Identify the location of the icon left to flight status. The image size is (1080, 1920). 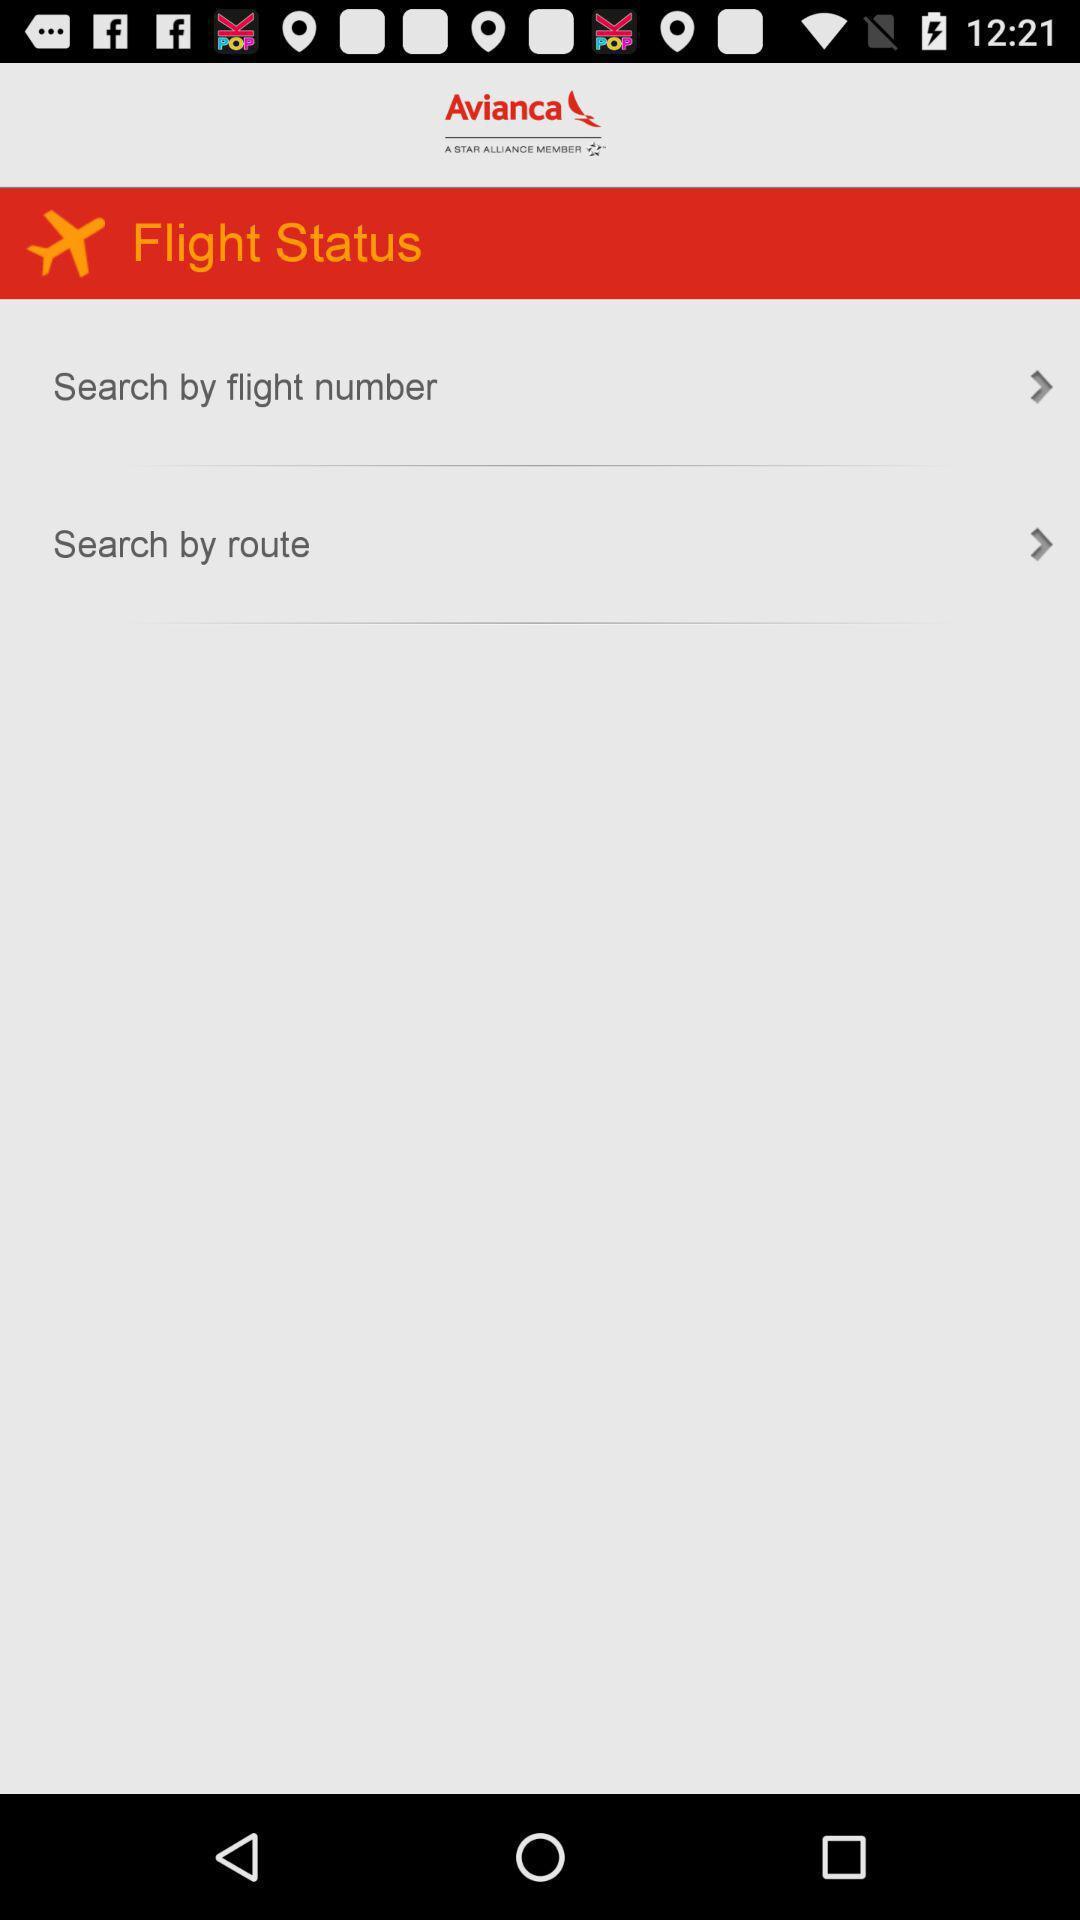
(64, 240).